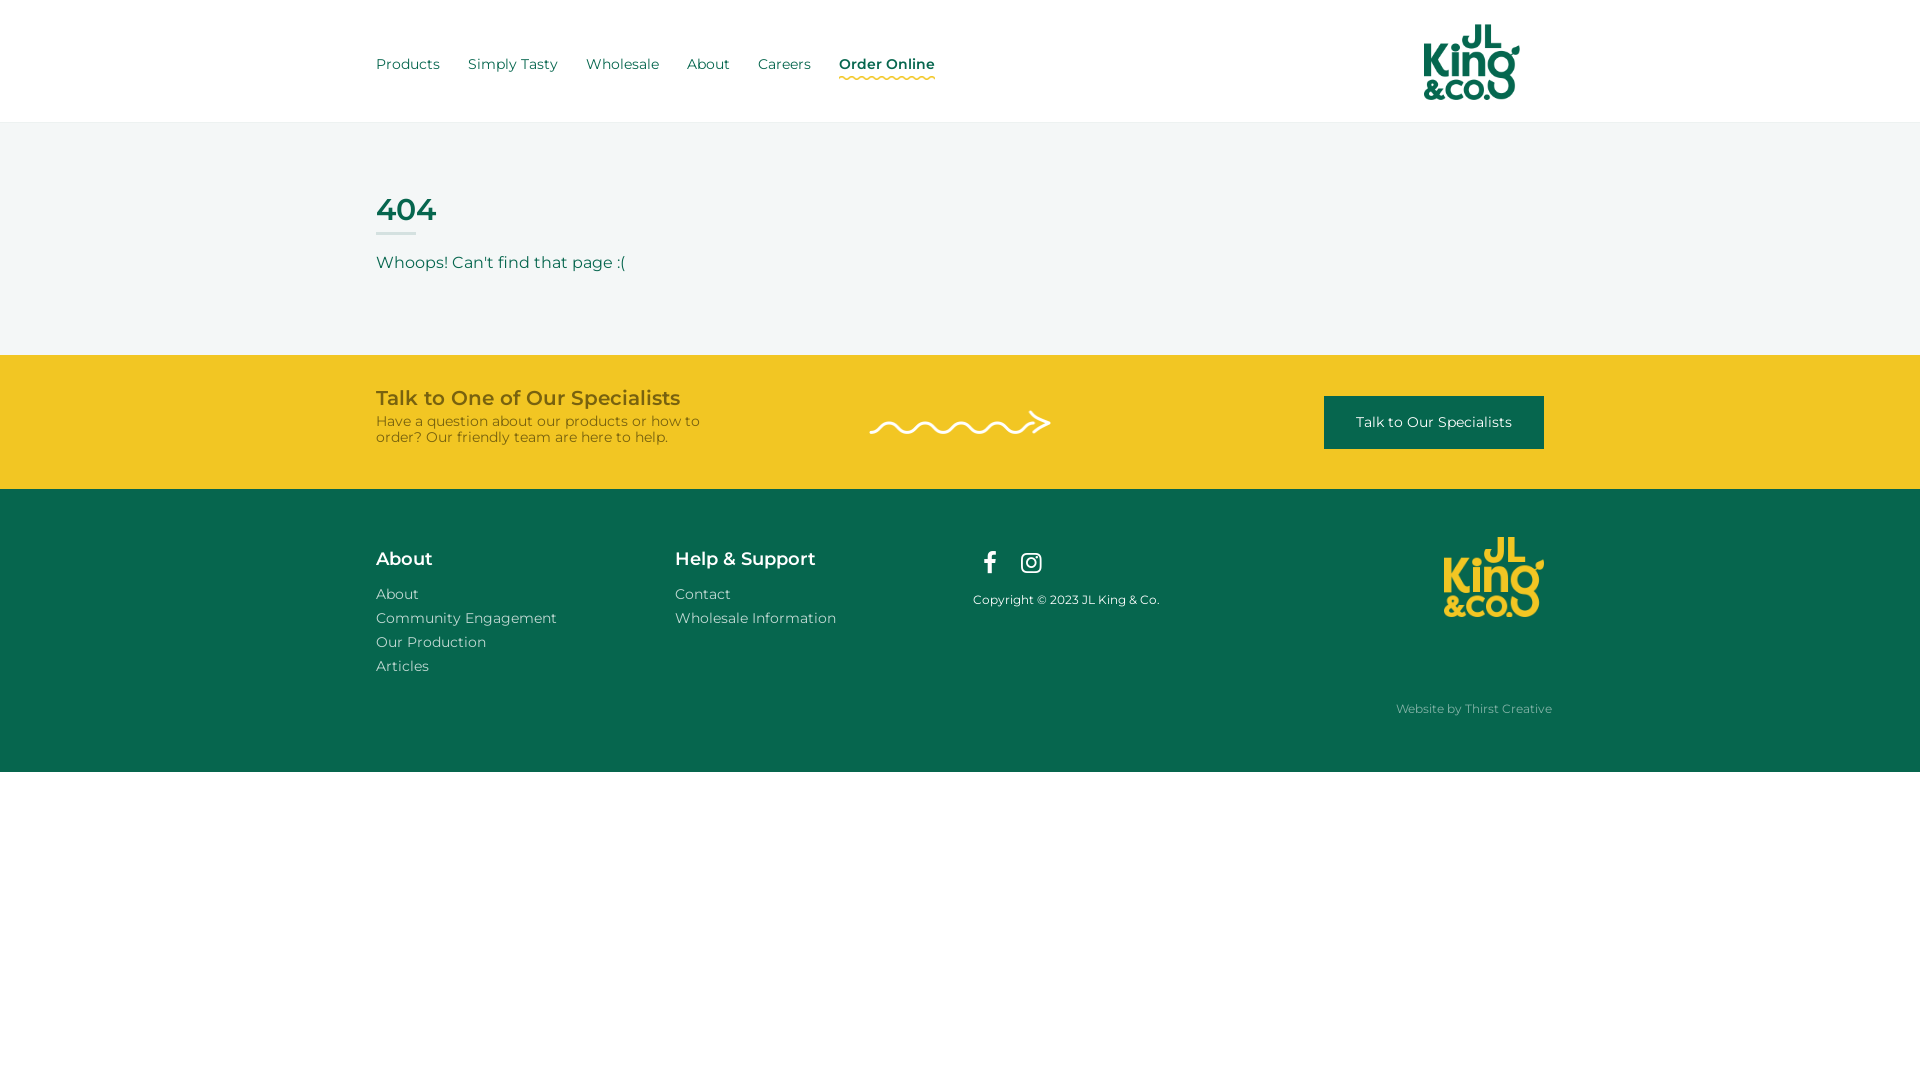 This screenshot has width=1920, height=1080. Describe the element at coordinates (401, 666) in the screenshot. I see `'Articles'` at that location.